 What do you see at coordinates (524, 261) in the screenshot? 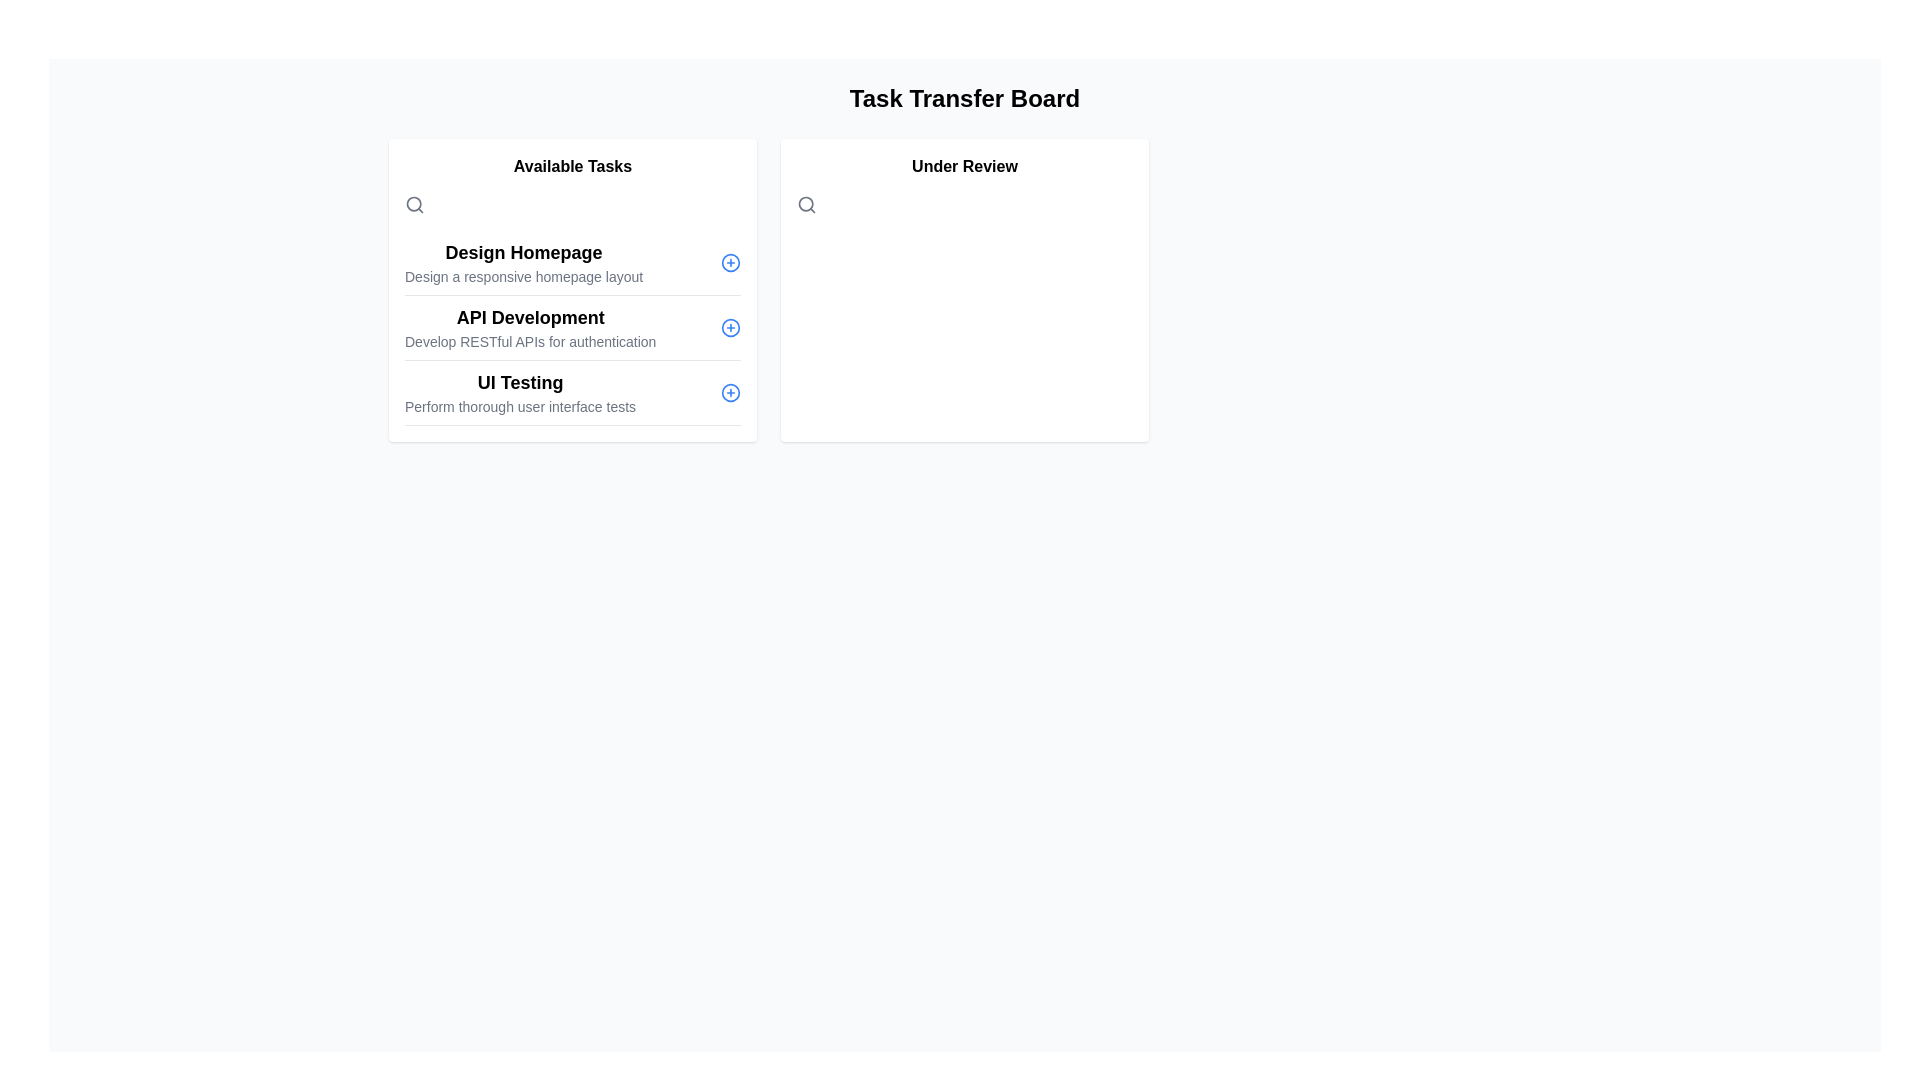
I see `the first task item in the 'Available Tasks' section, which displays 'Design Homepage' in bold and larger font` at bounding box center [524, 261].